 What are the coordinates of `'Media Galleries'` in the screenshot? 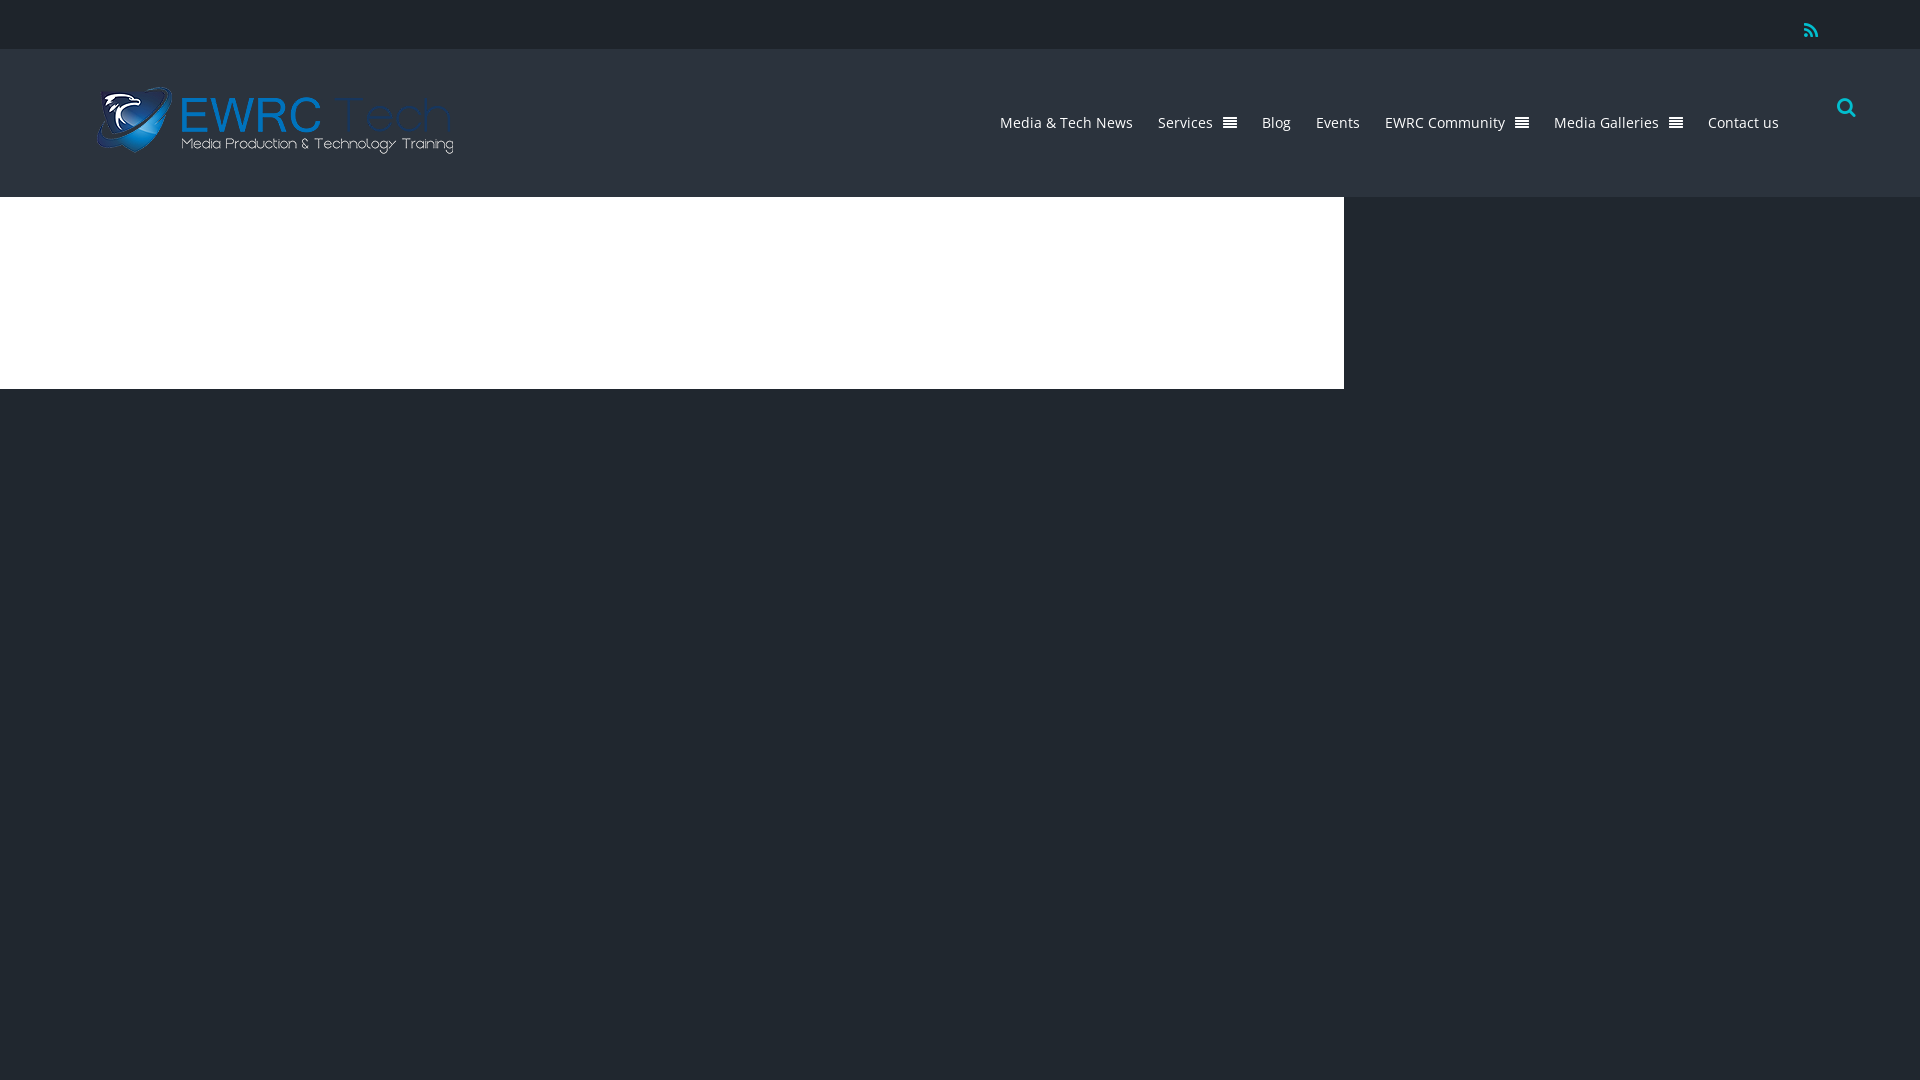 It's located at (1618, 122).